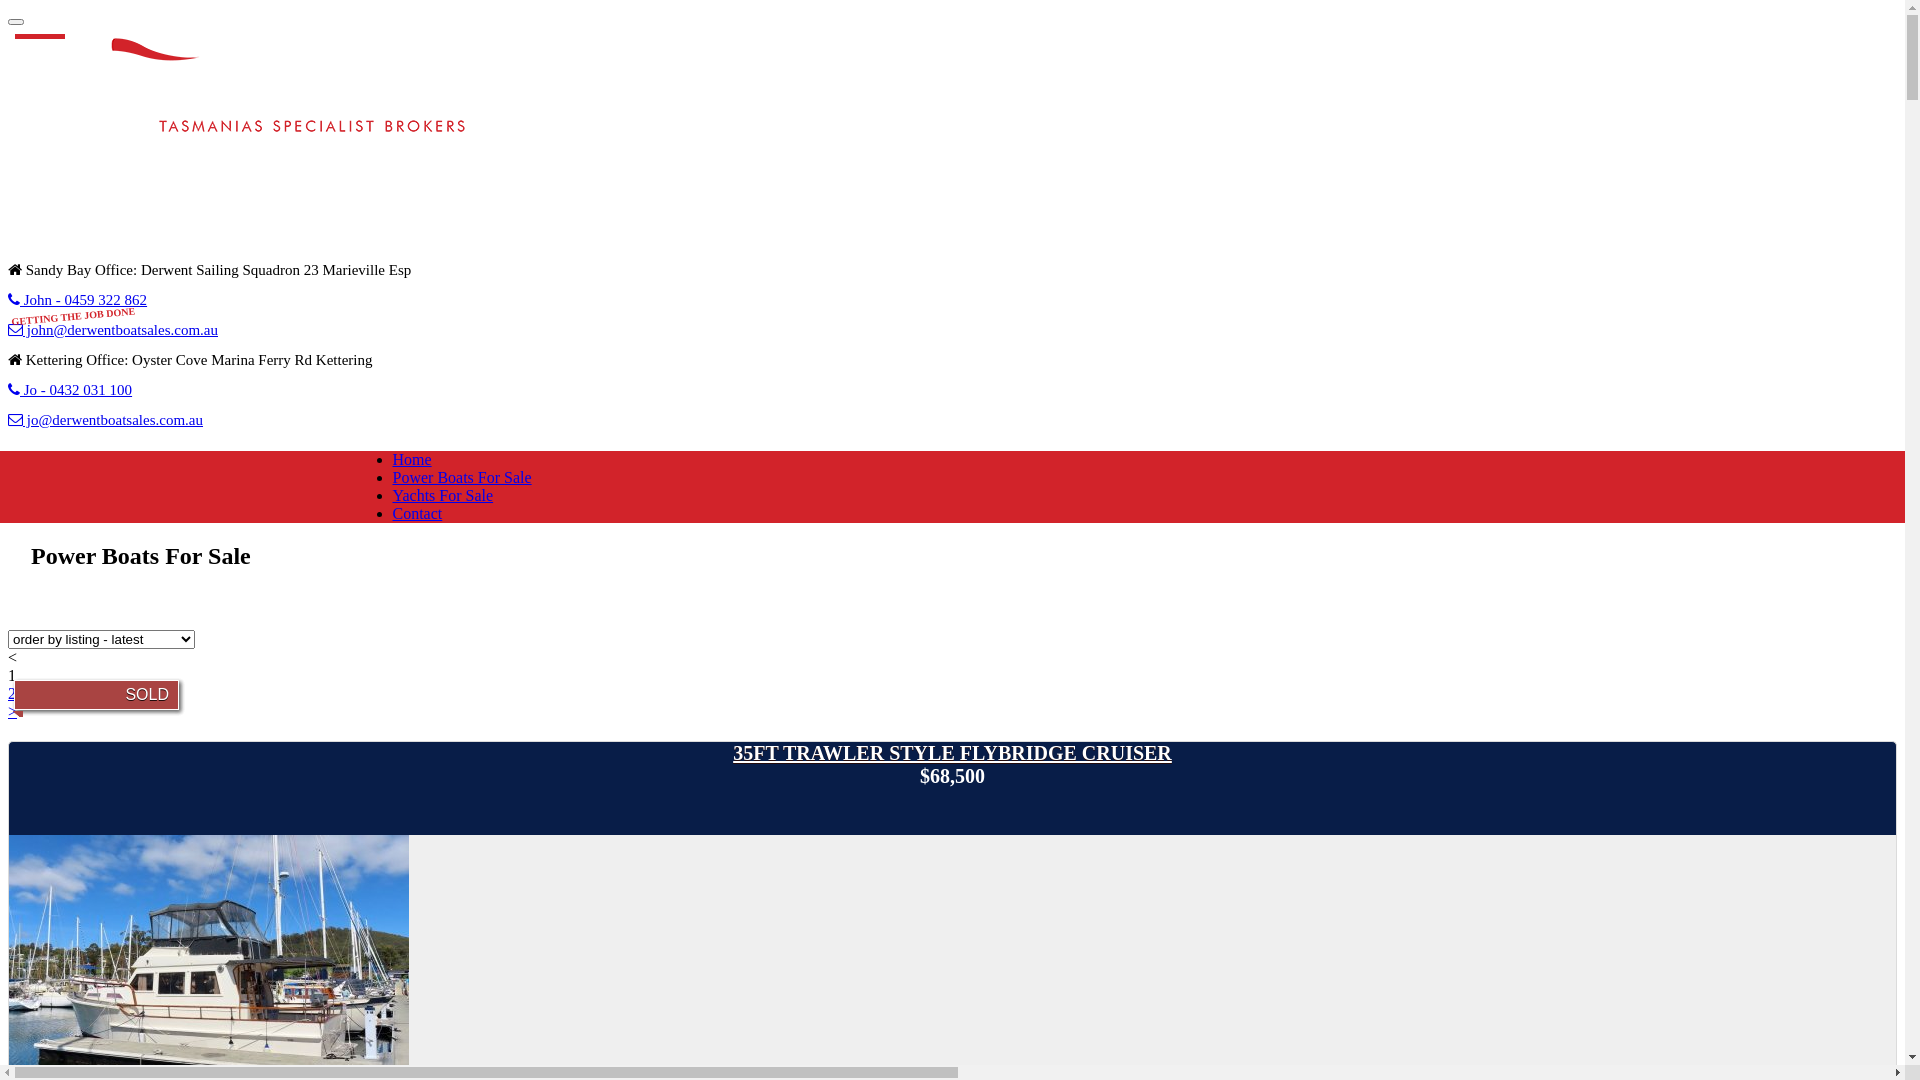 The height and width of the screenshot is (1080, 1920). What do you see at coordinates (392, 512) in the screenshot?
I see `'Contact'` at bounding box center [392, 512].